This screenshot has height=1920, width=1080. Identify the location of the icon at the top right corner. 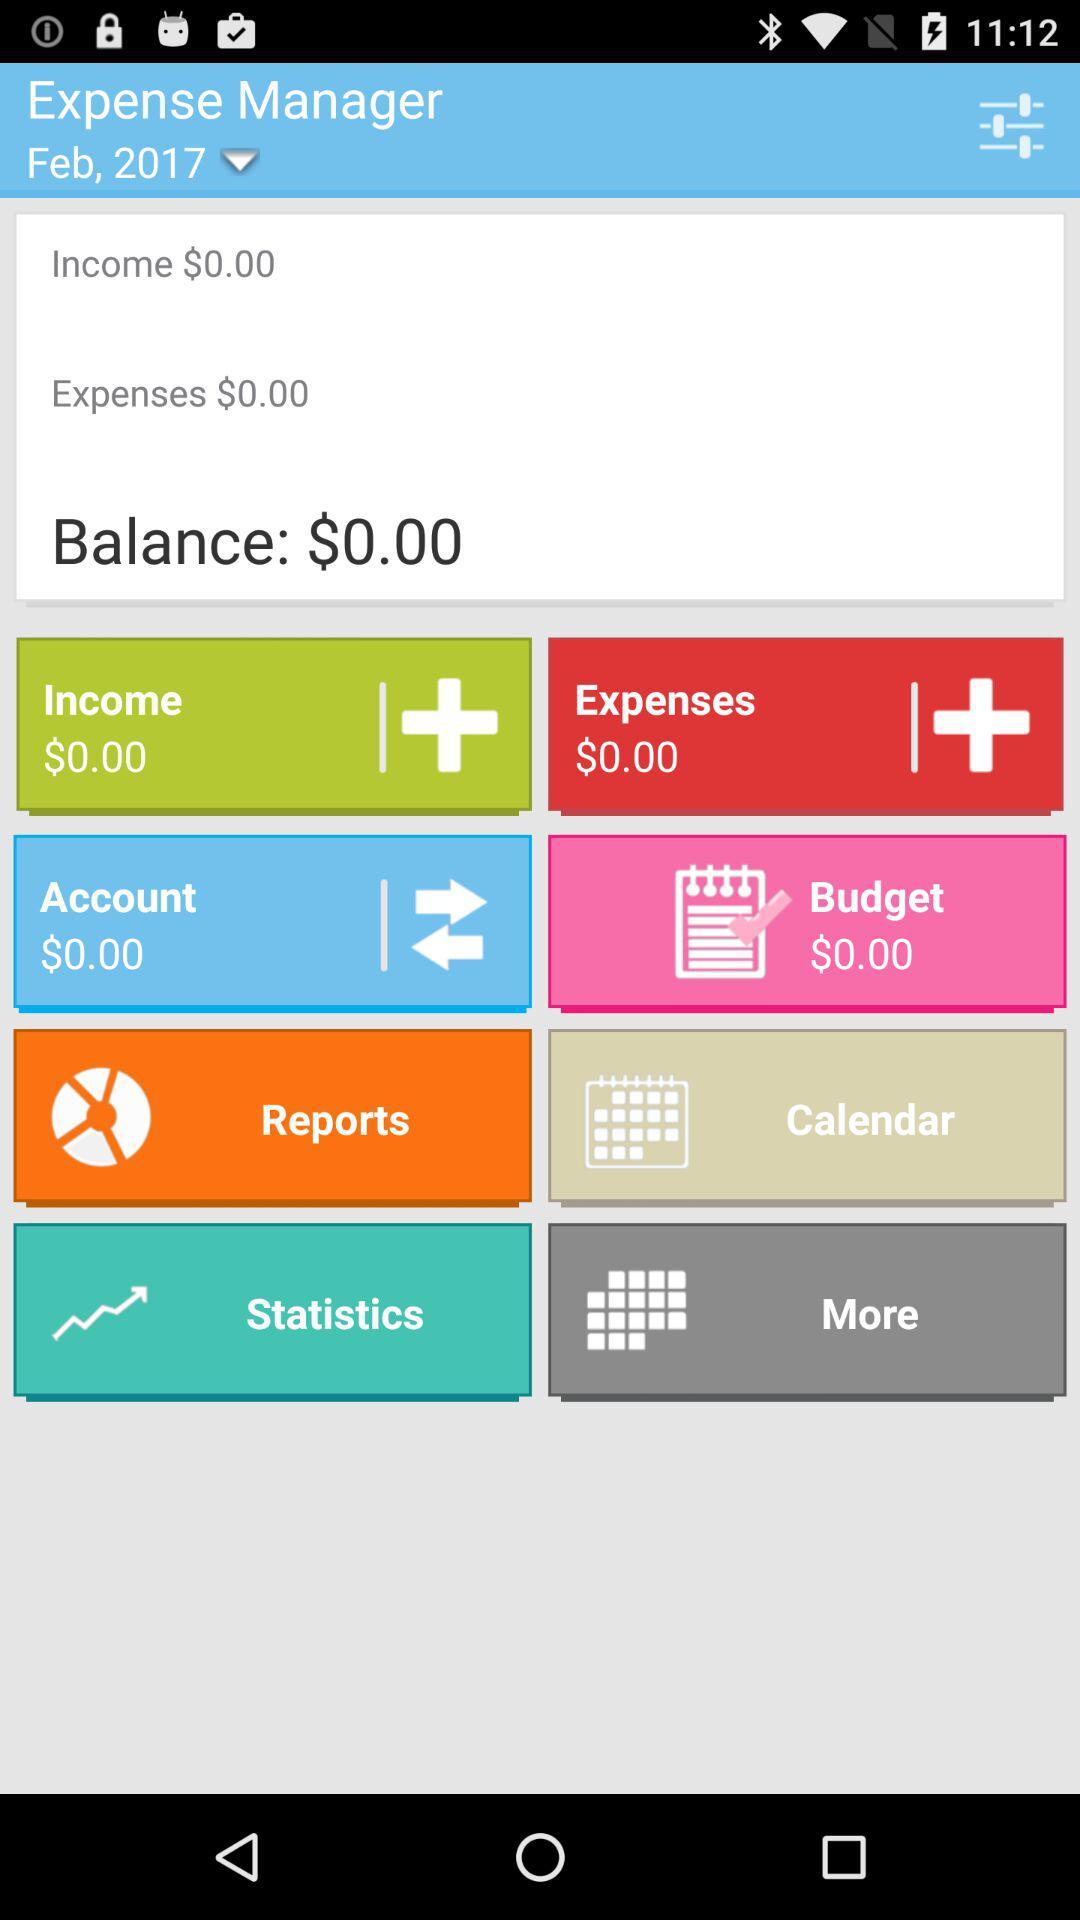
(1011, 124).